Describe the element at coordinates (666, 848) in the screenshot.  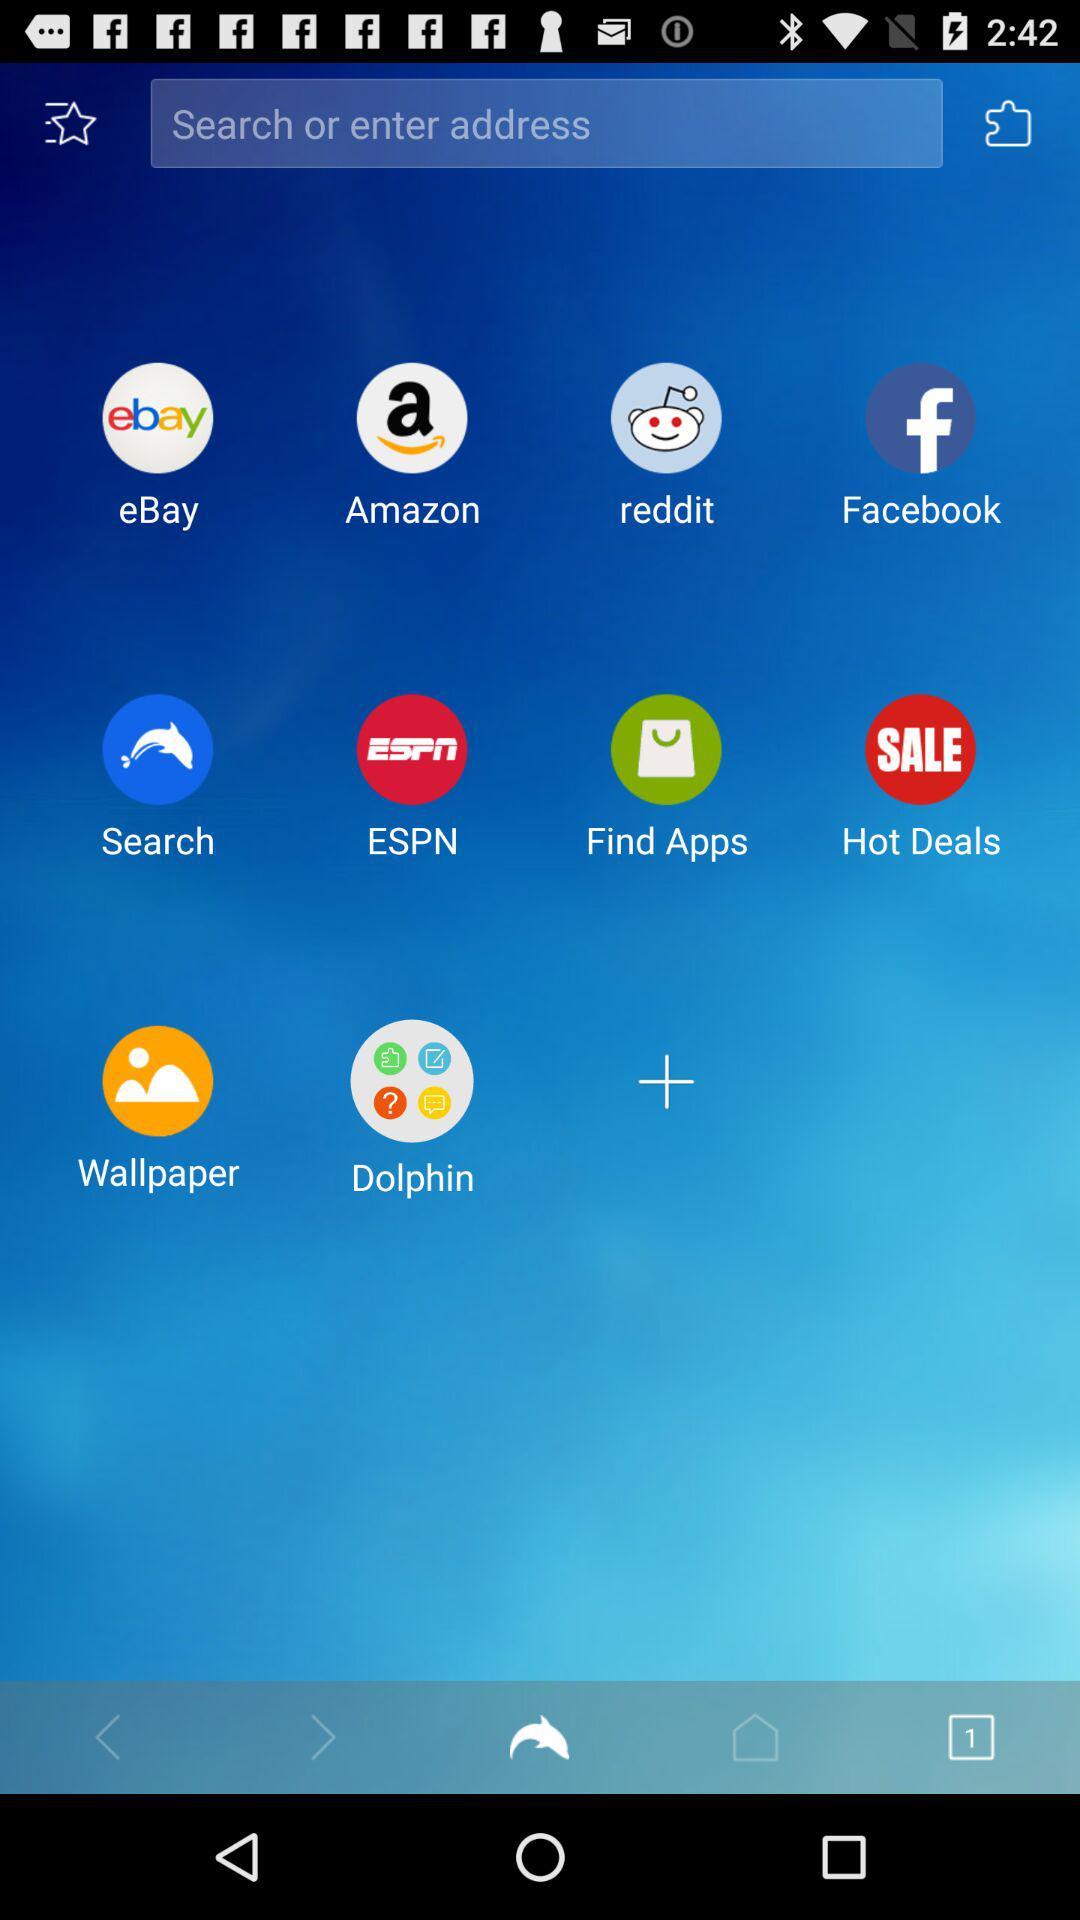
I see `the email icon` at that location.